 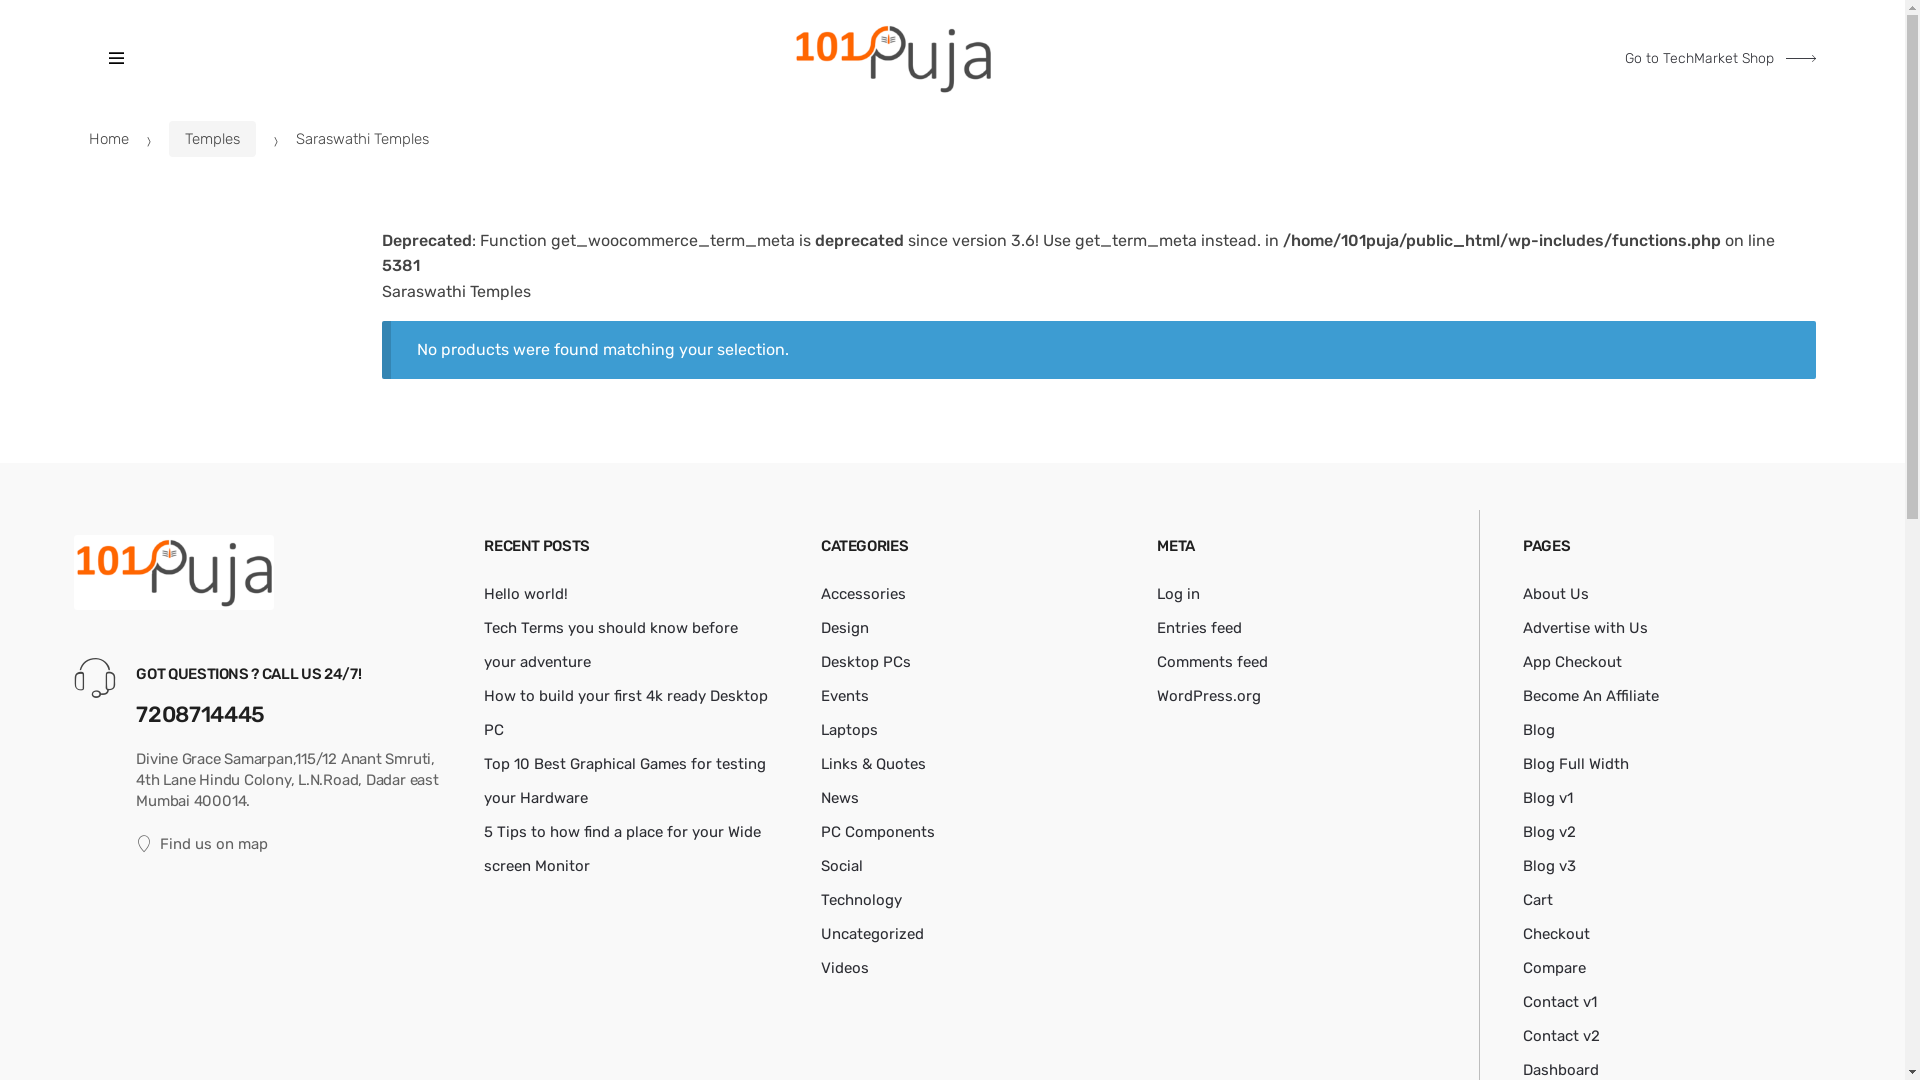 I want to click on 'Go to TechMarket Shop', so click(x=1719, y=57).